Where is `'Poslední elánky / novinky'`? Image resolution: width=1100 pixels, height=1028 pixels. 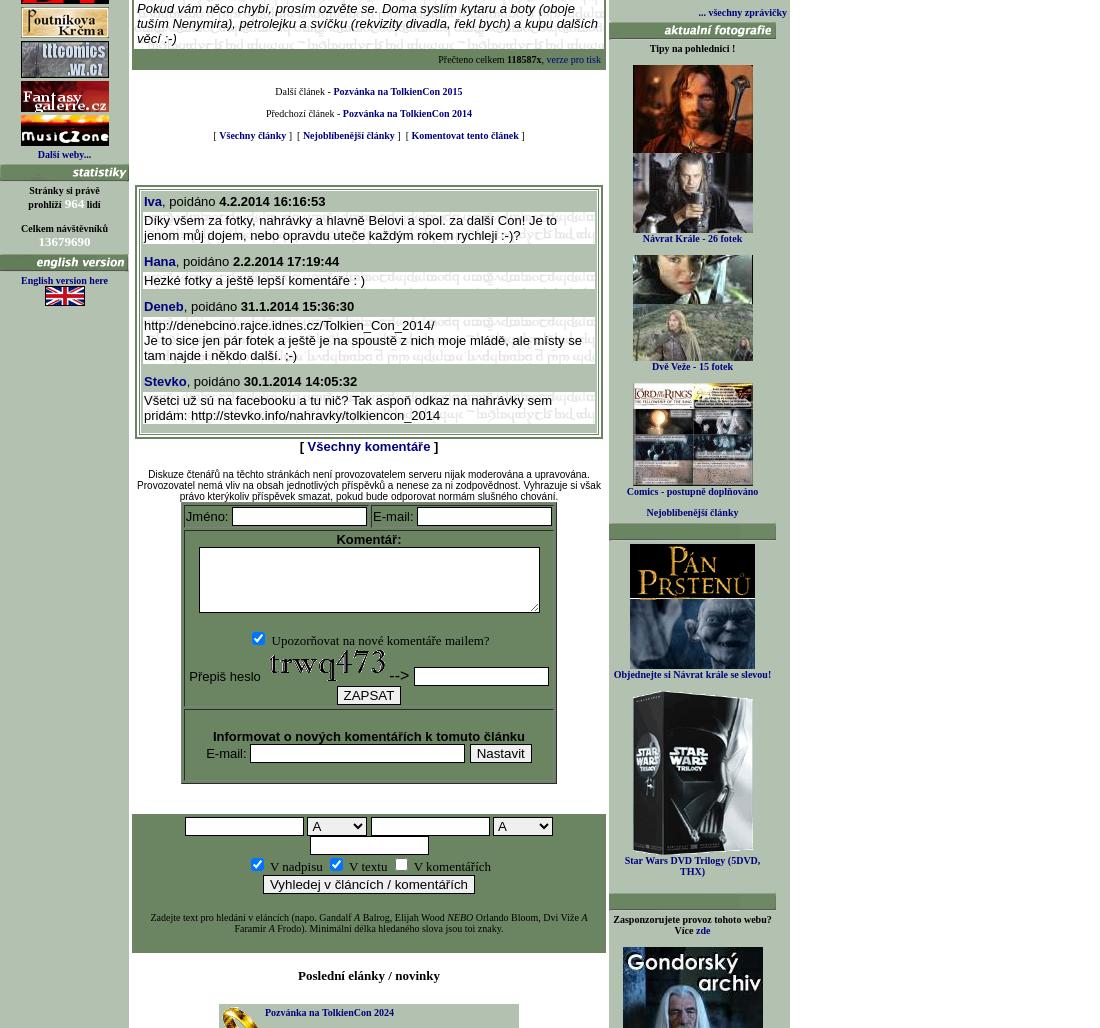 'Poslední elánky / novinky' is located at coordinates (368, 974).